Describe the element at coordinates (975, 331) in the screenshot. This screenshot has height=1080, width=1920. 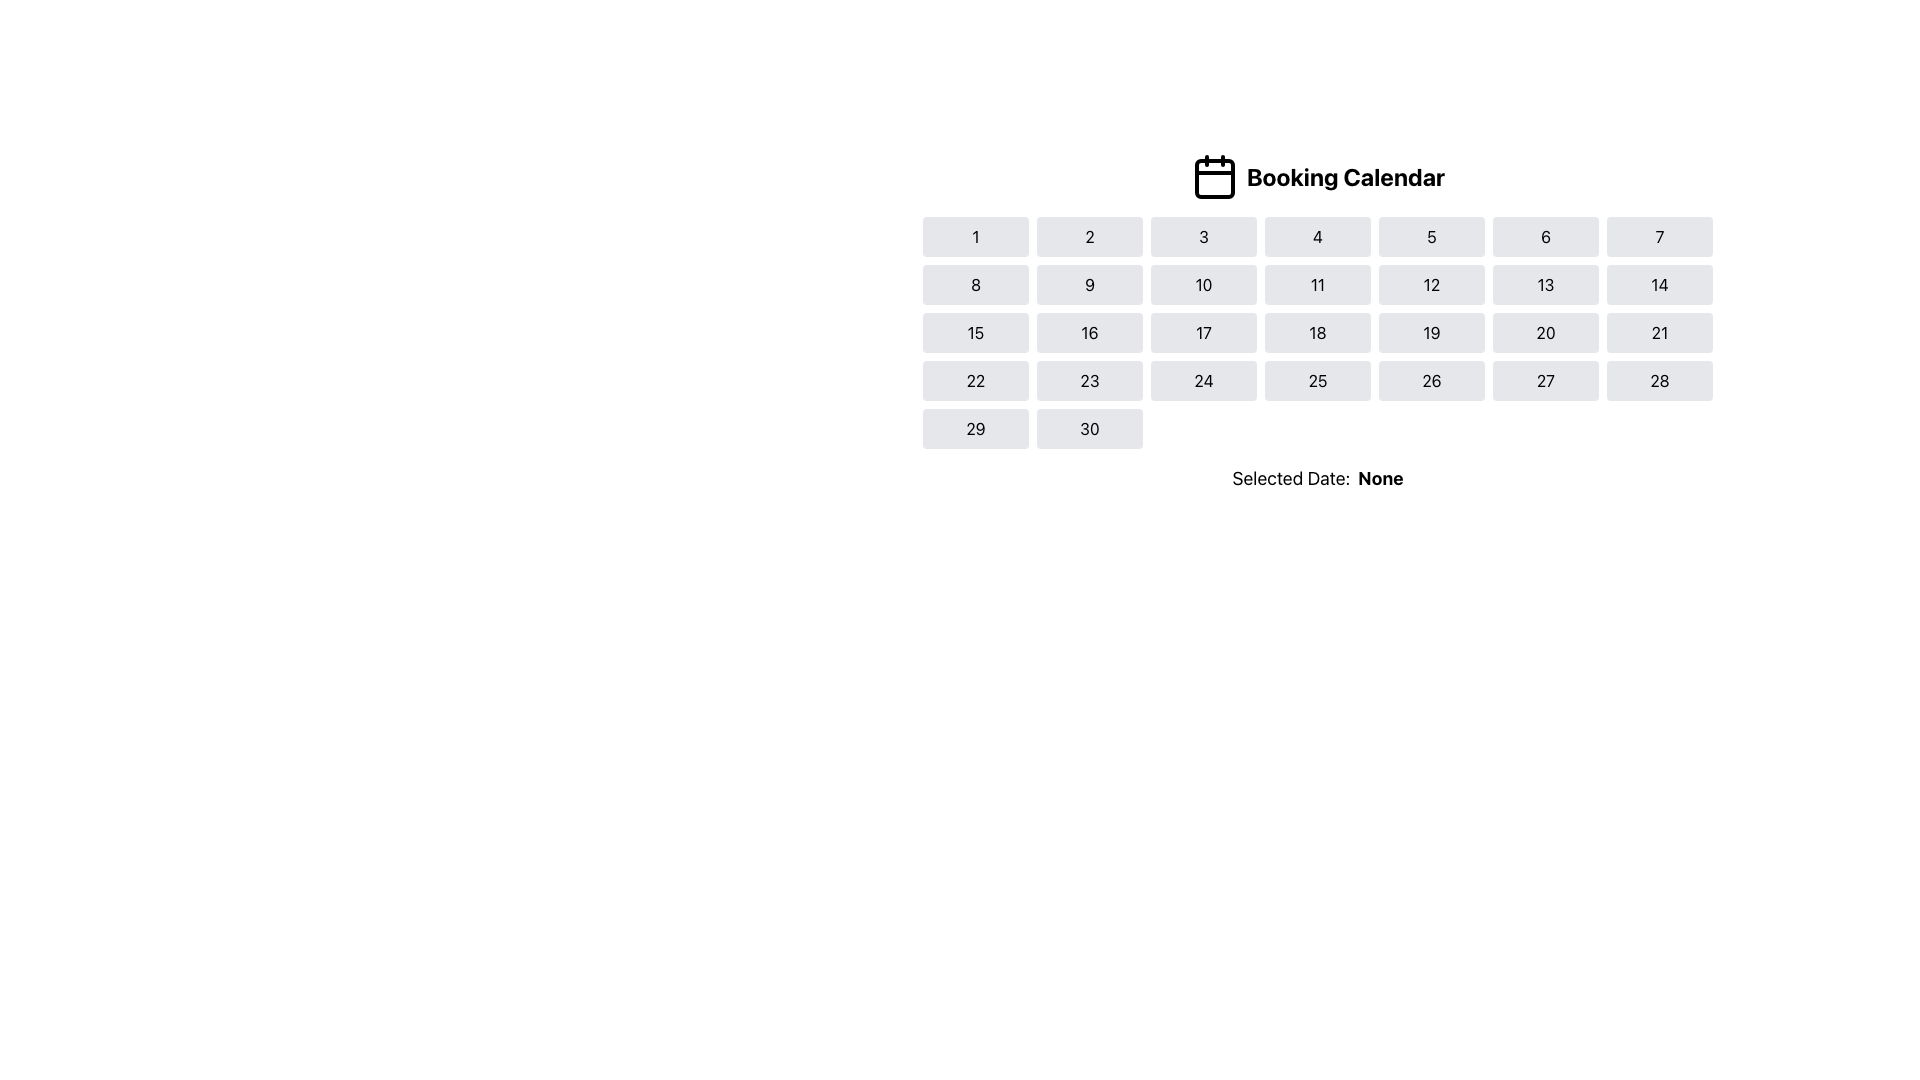
I see `the interactive button for selecting the specific date '15' in the Booking Calendar interface` at that location.